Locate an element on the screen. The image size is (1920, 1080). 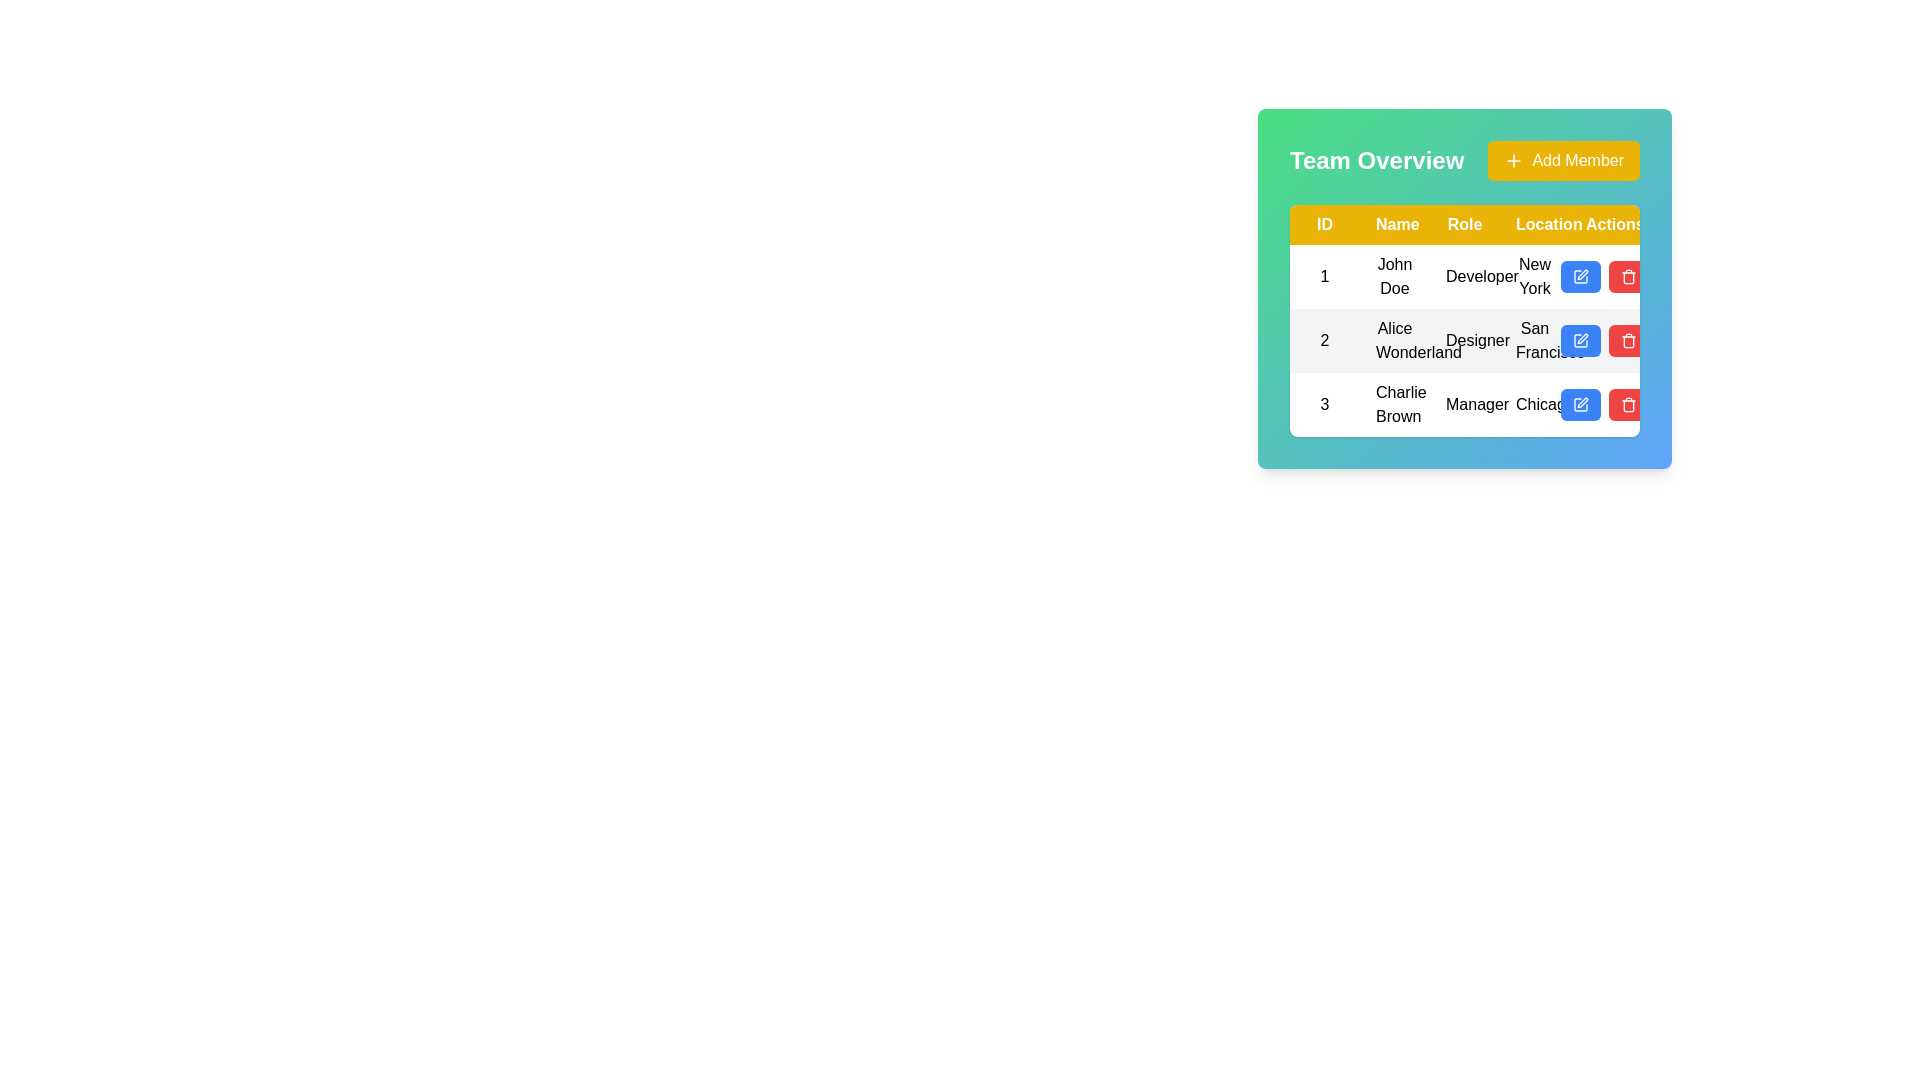
the small blue square button with a white pen icon in the 'Actions' column, adjacent to 'John Doe' is located at coordinates (1579, 277).